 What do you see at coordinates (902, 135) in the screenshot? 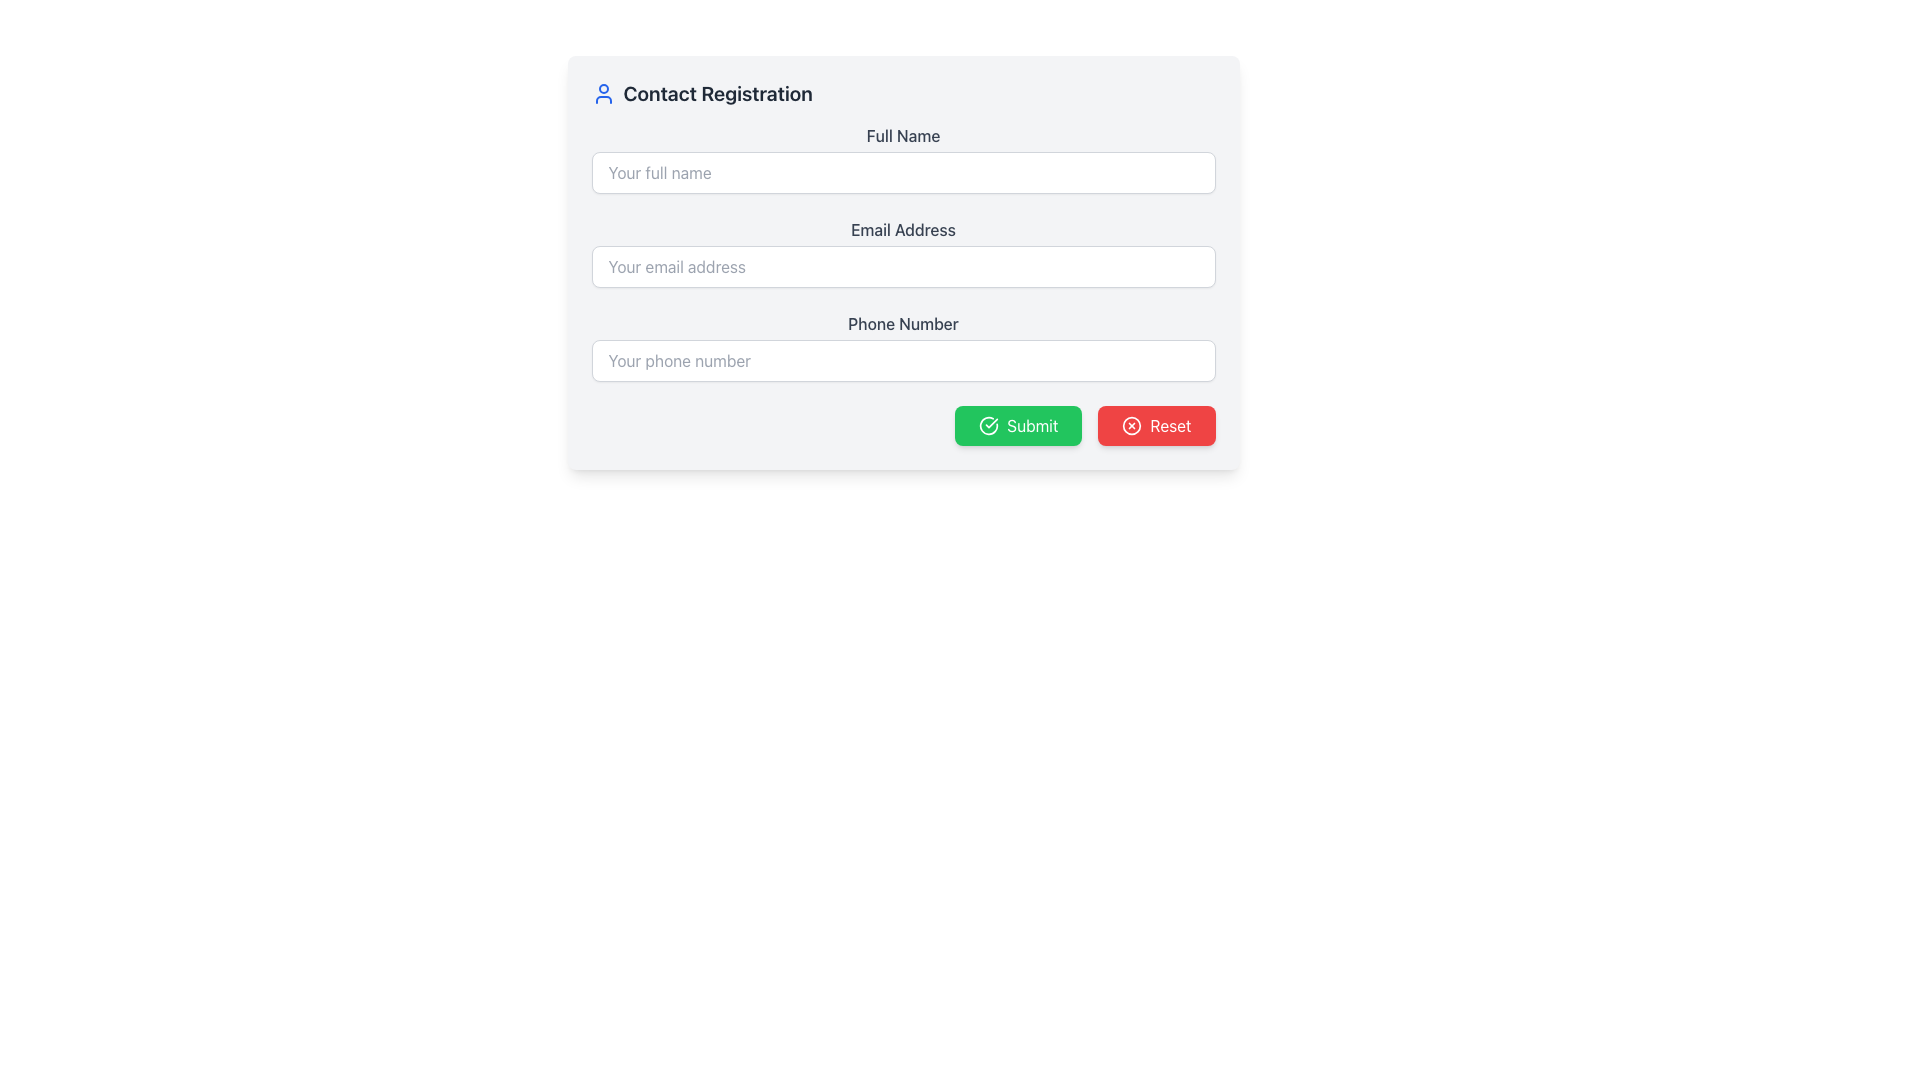
I see `the 'Full Name' label, which is styled in bold and dark gray, located at the top of the form and aligned to the left` at bounding box center [902, 135].